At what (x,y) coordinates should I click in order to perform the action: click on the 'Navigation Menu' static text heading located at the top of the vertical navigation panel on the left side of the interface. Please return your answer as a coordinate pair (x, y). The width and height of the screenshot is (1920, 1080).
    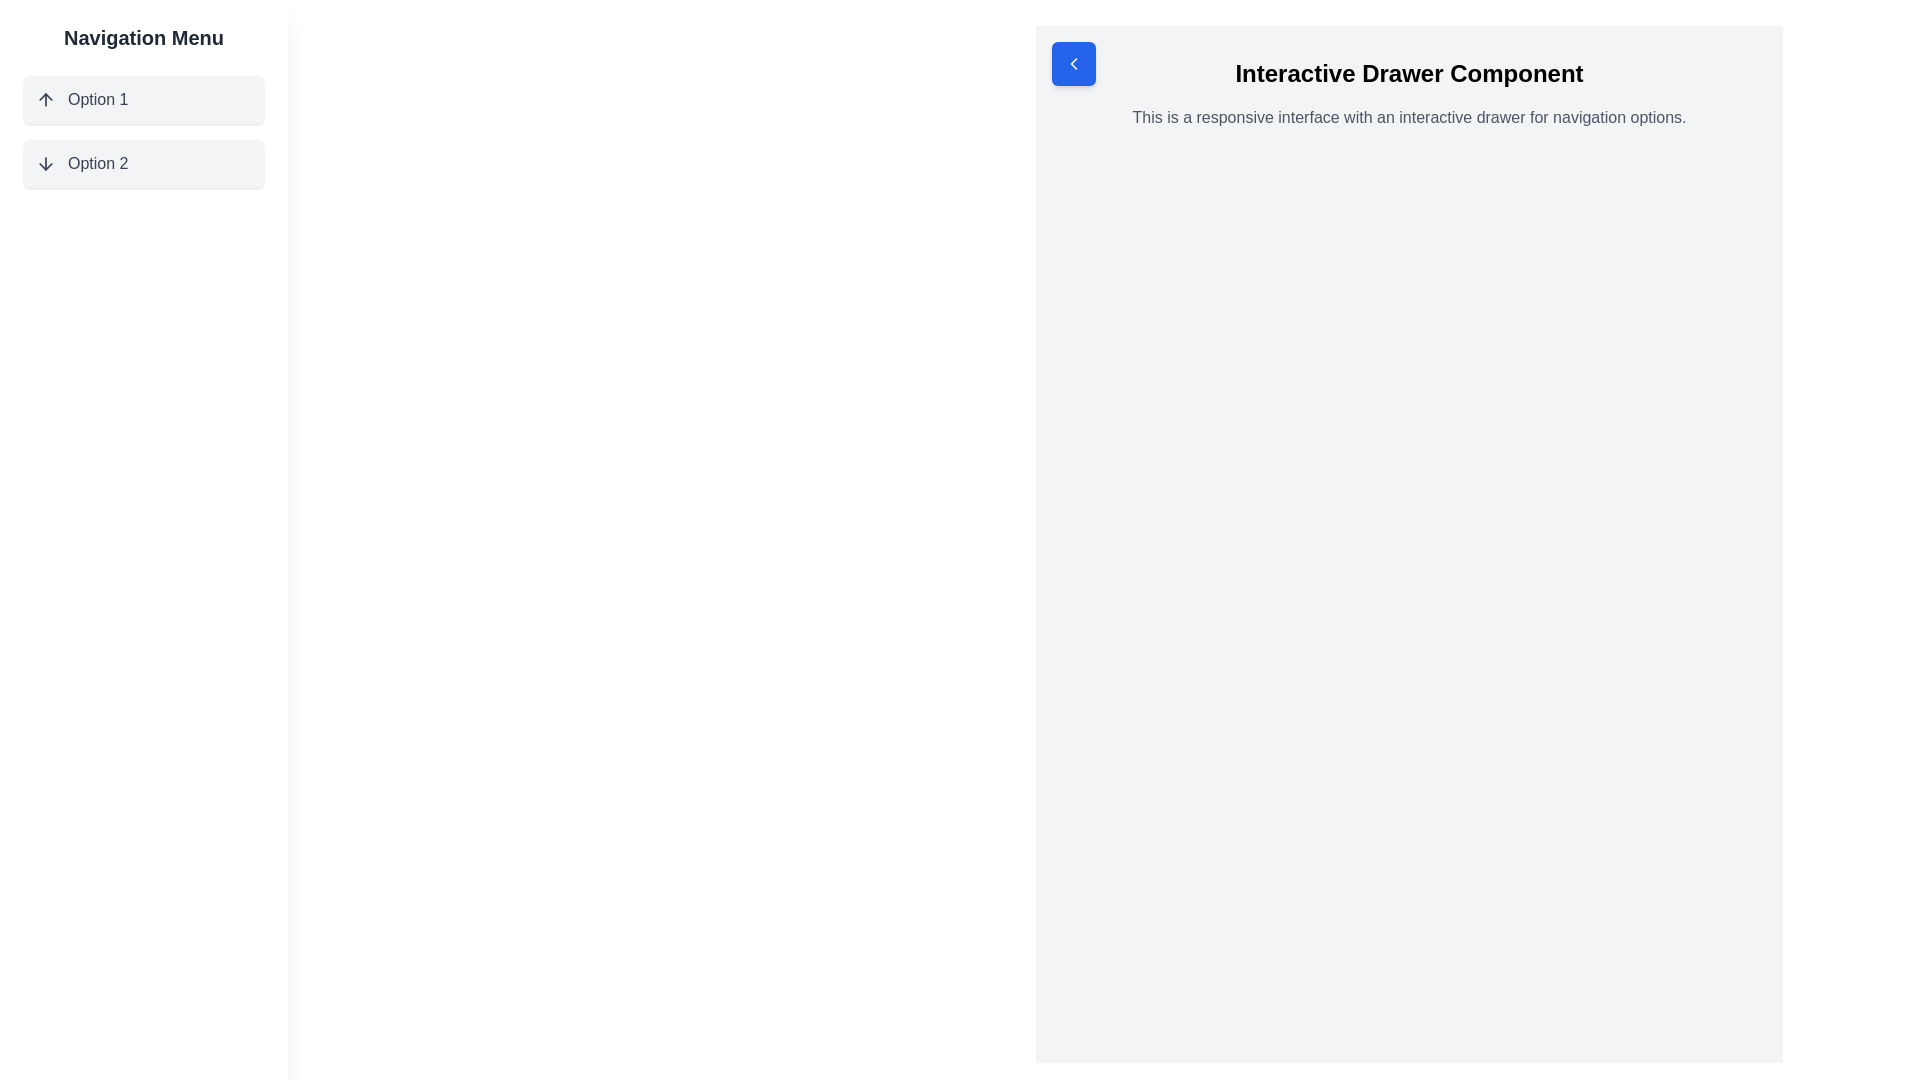
    Looking at the image, I should click on (143, 38).